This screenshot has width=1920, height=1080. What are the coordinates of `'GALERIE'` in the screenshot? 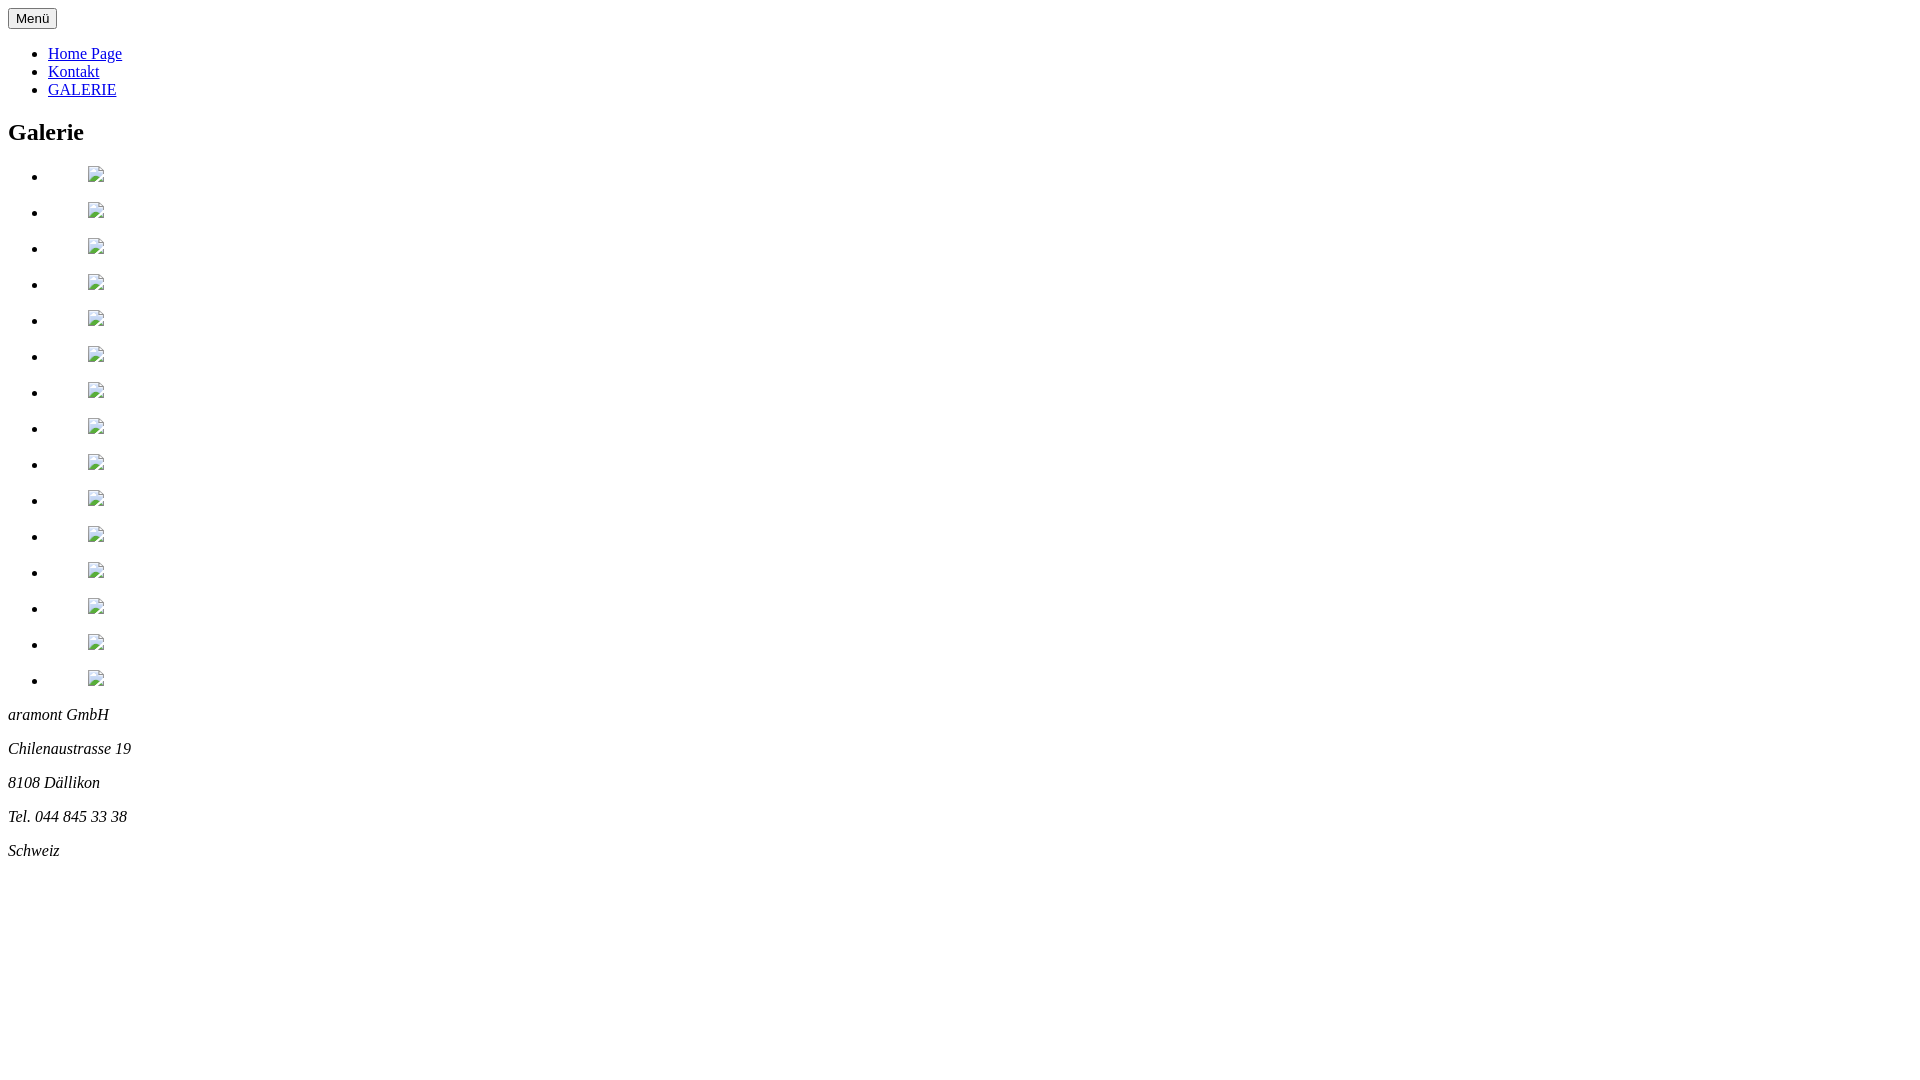 It's located at (80, 88).